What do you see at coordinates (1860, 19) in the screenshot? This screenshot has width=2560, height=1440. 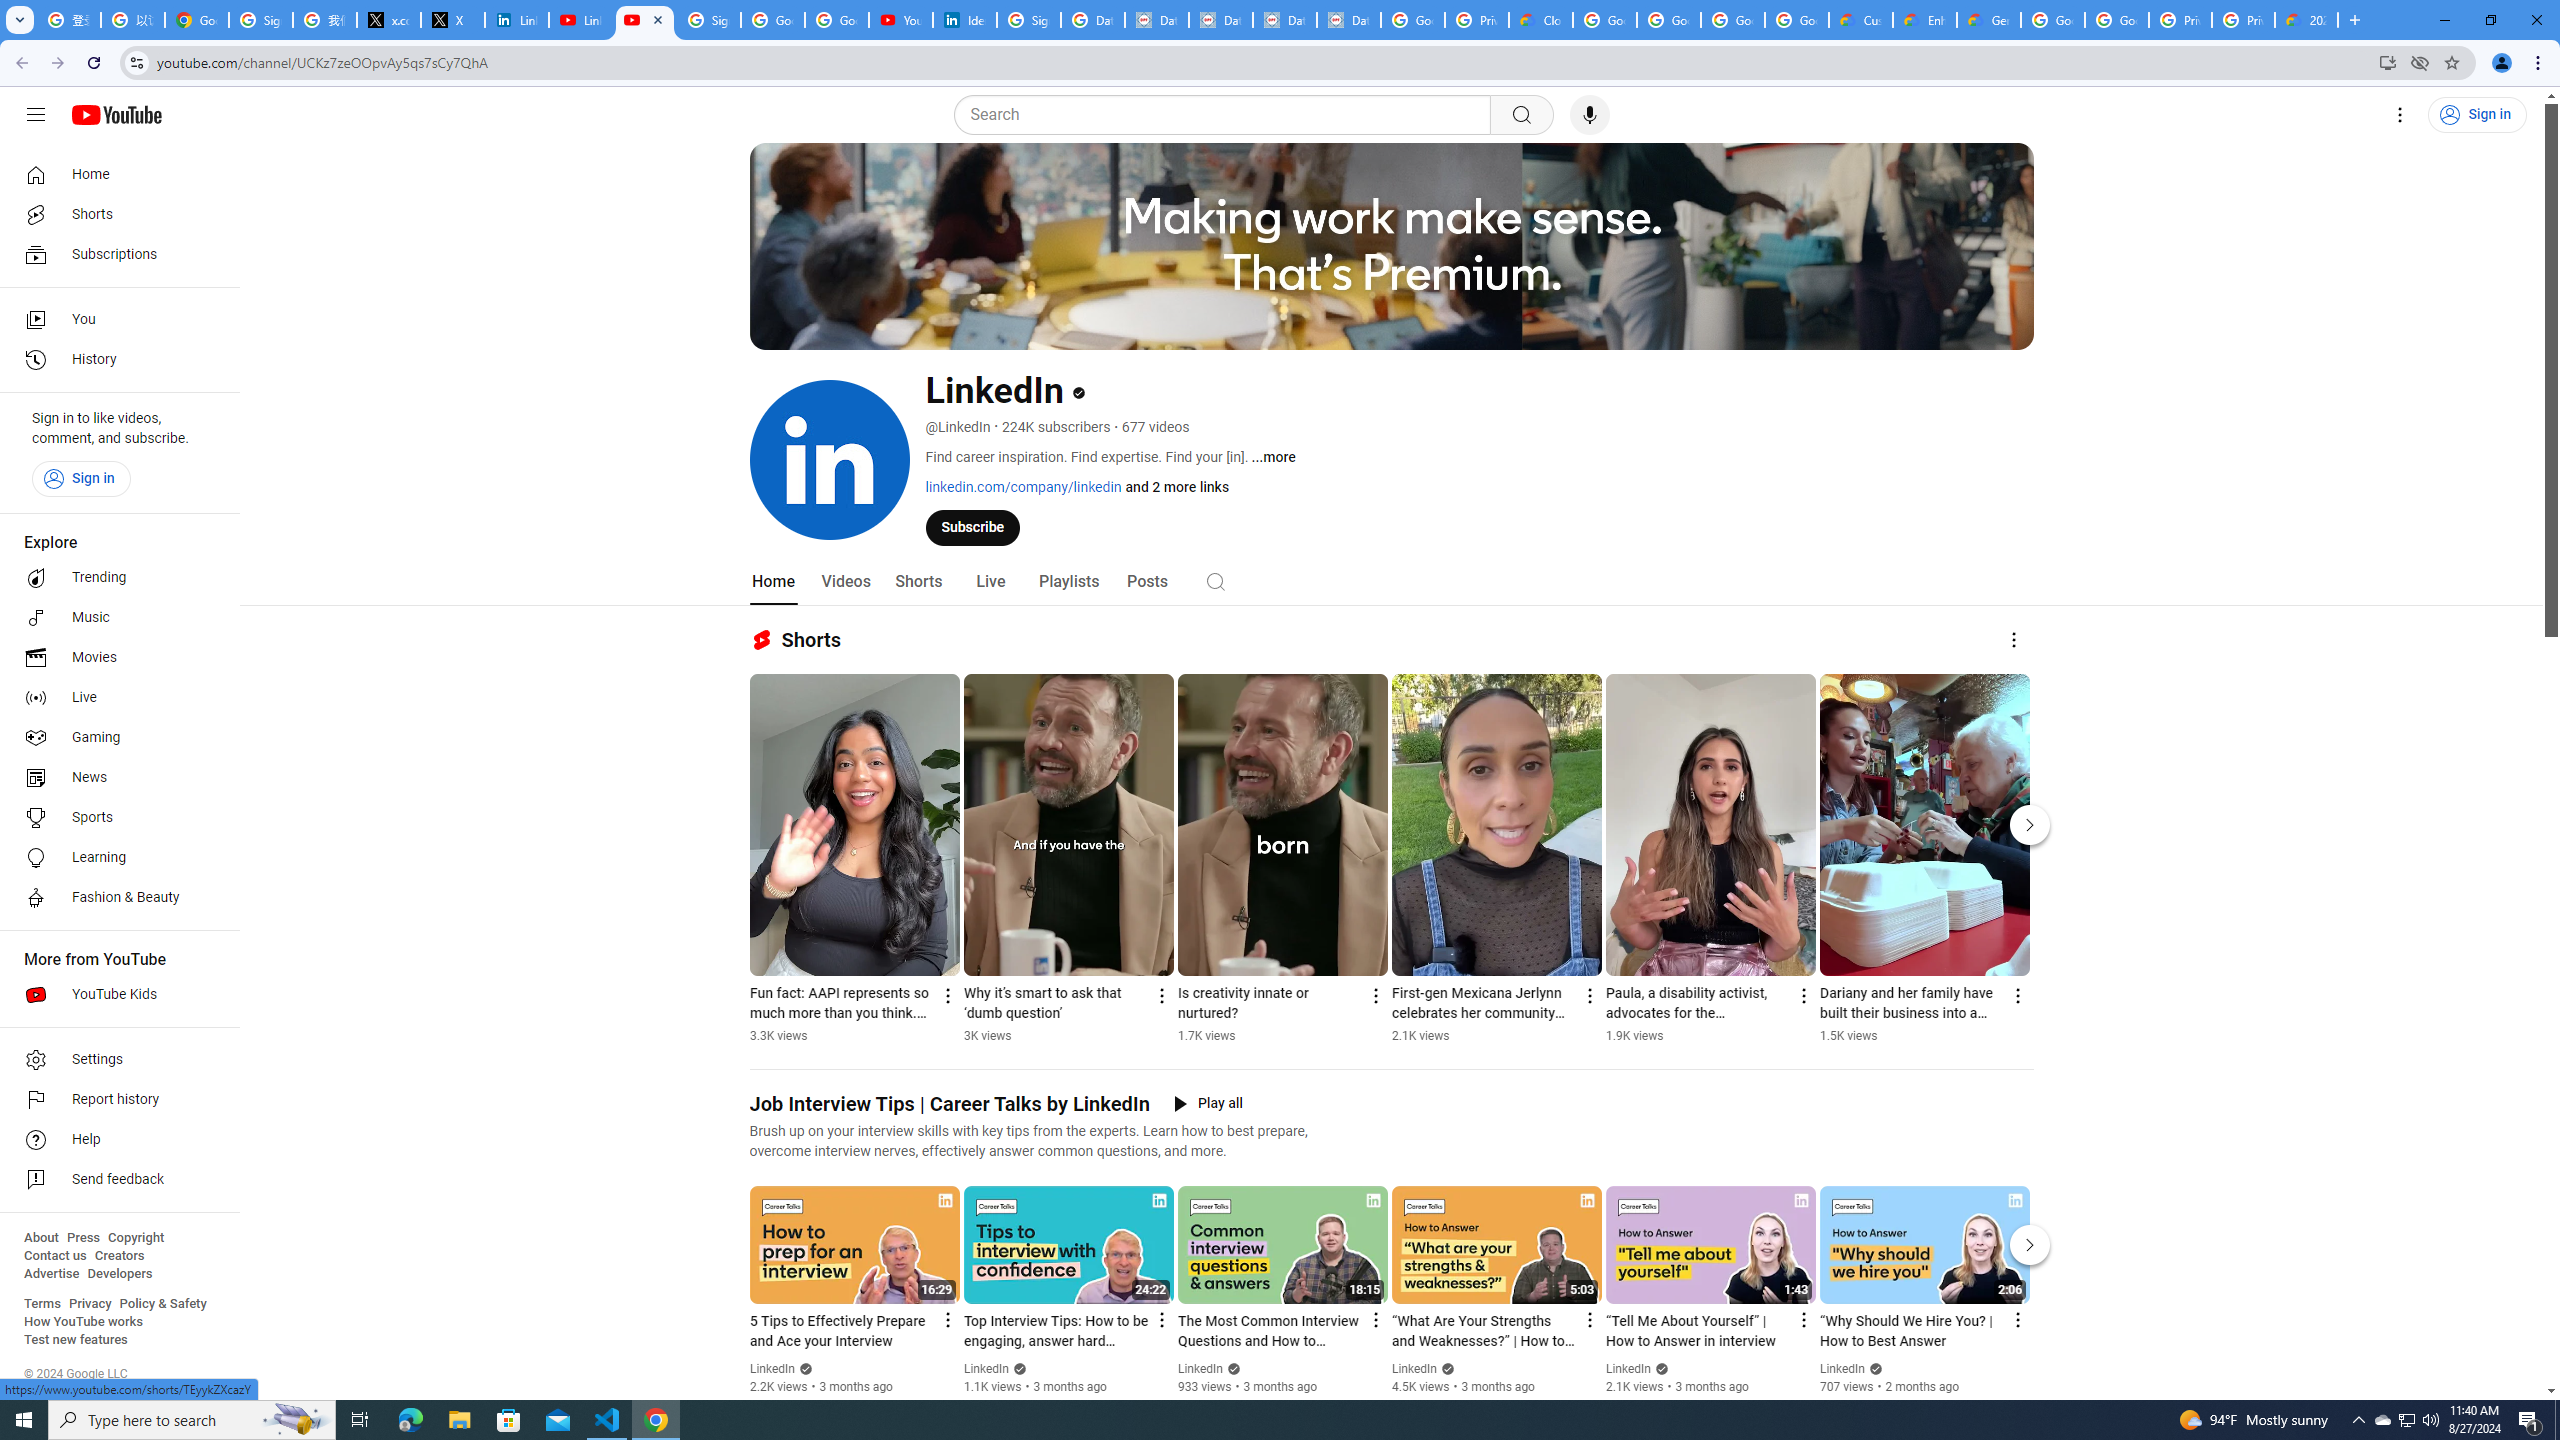 I see `'Customer Care | Google Cloud'` at bounding box center [1860, 19].